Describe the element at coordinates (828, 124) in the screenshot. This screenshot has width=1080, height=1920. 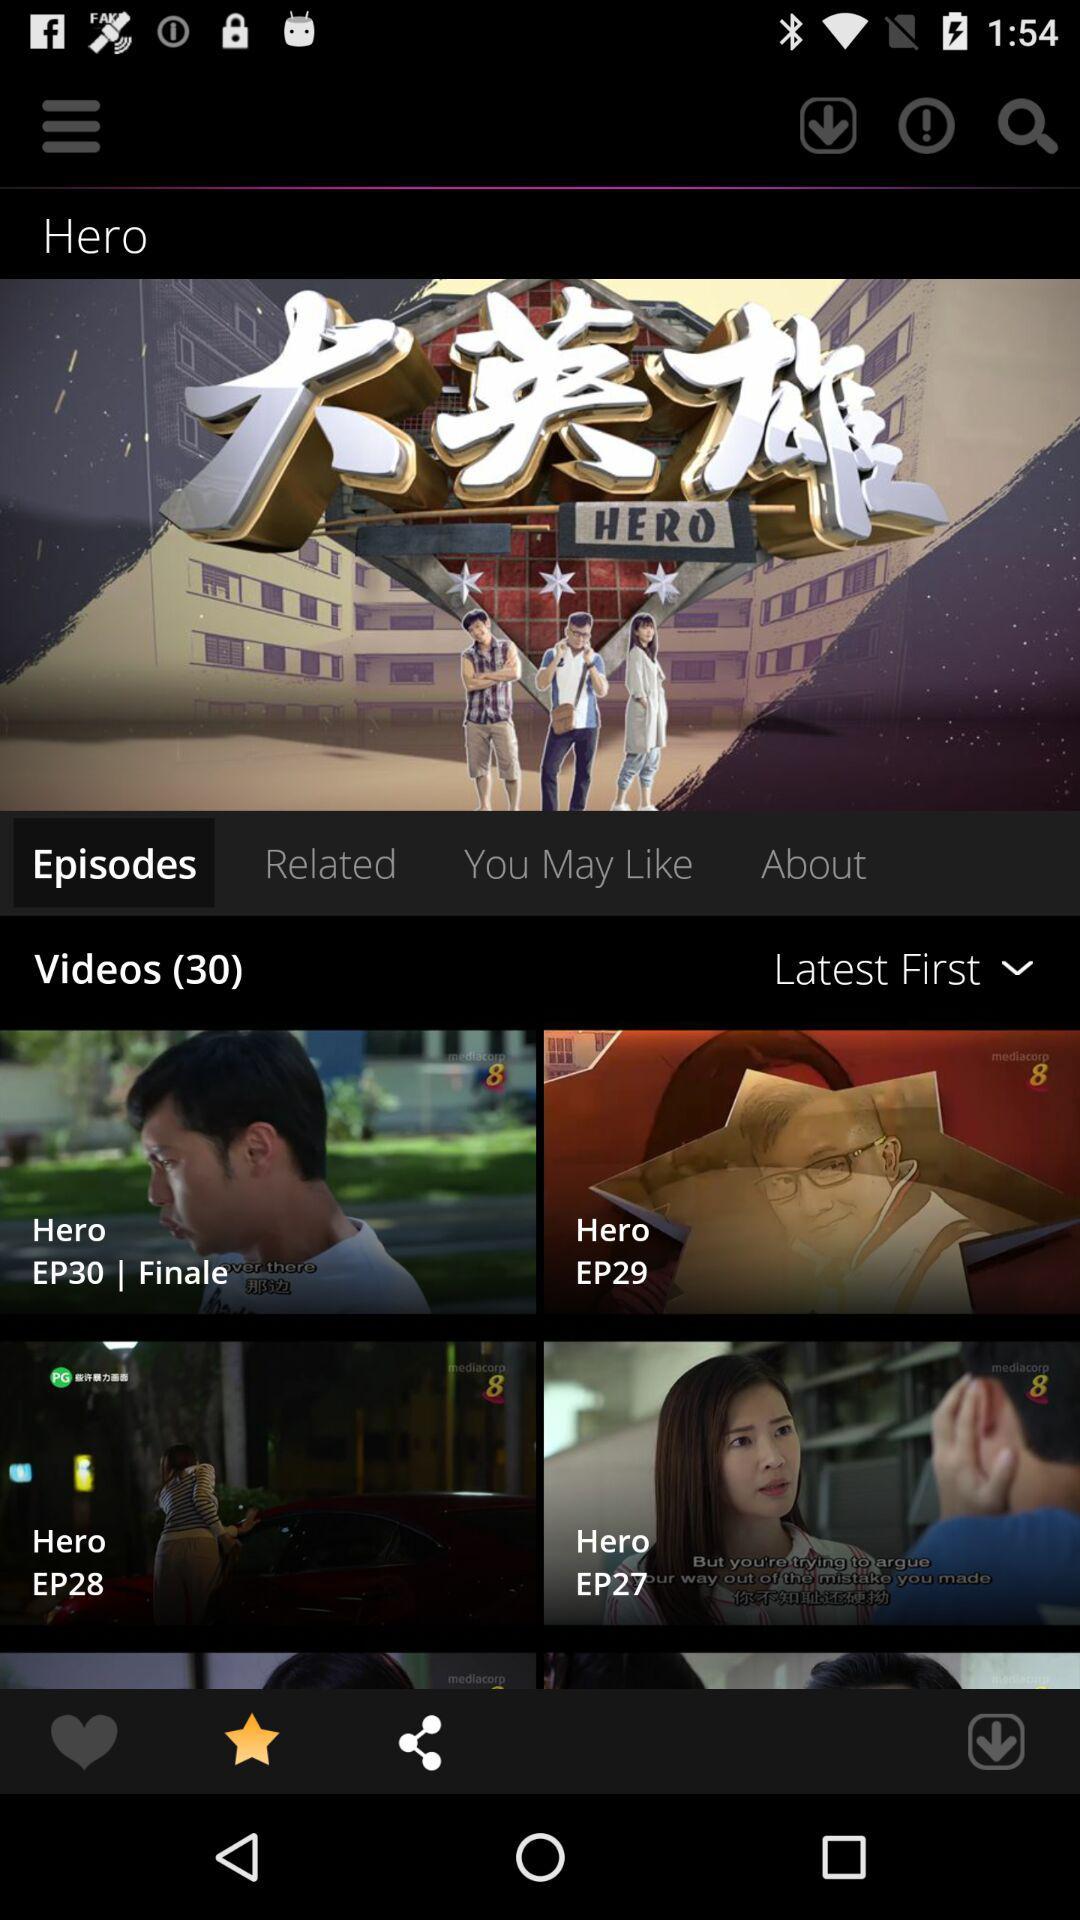
I see `the item above hero item` at that location.